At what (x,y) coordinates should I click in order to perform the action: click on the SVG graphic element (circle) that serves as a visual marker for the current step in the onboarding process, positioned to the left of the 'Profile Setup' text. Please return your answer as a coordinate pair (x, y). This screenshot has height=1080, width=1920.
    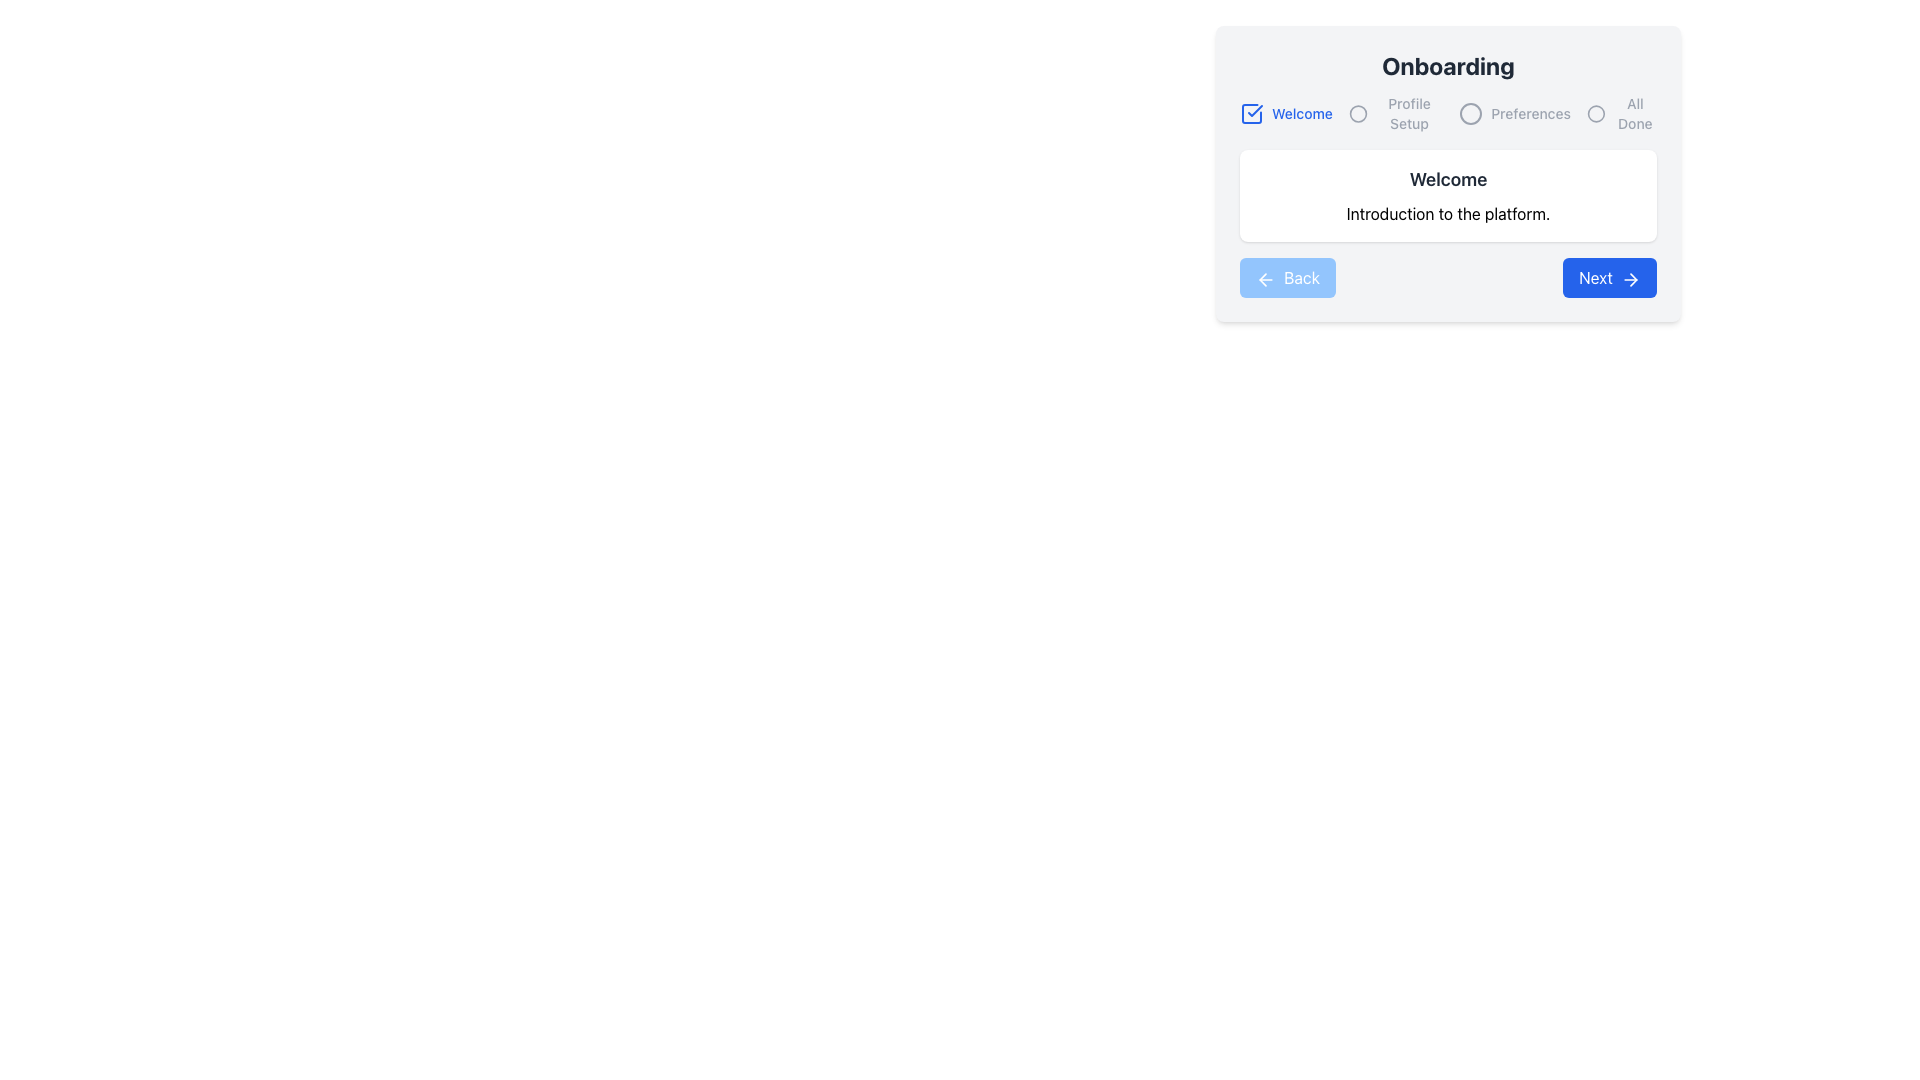
    Looking at the image, I should click on (1358, 114).